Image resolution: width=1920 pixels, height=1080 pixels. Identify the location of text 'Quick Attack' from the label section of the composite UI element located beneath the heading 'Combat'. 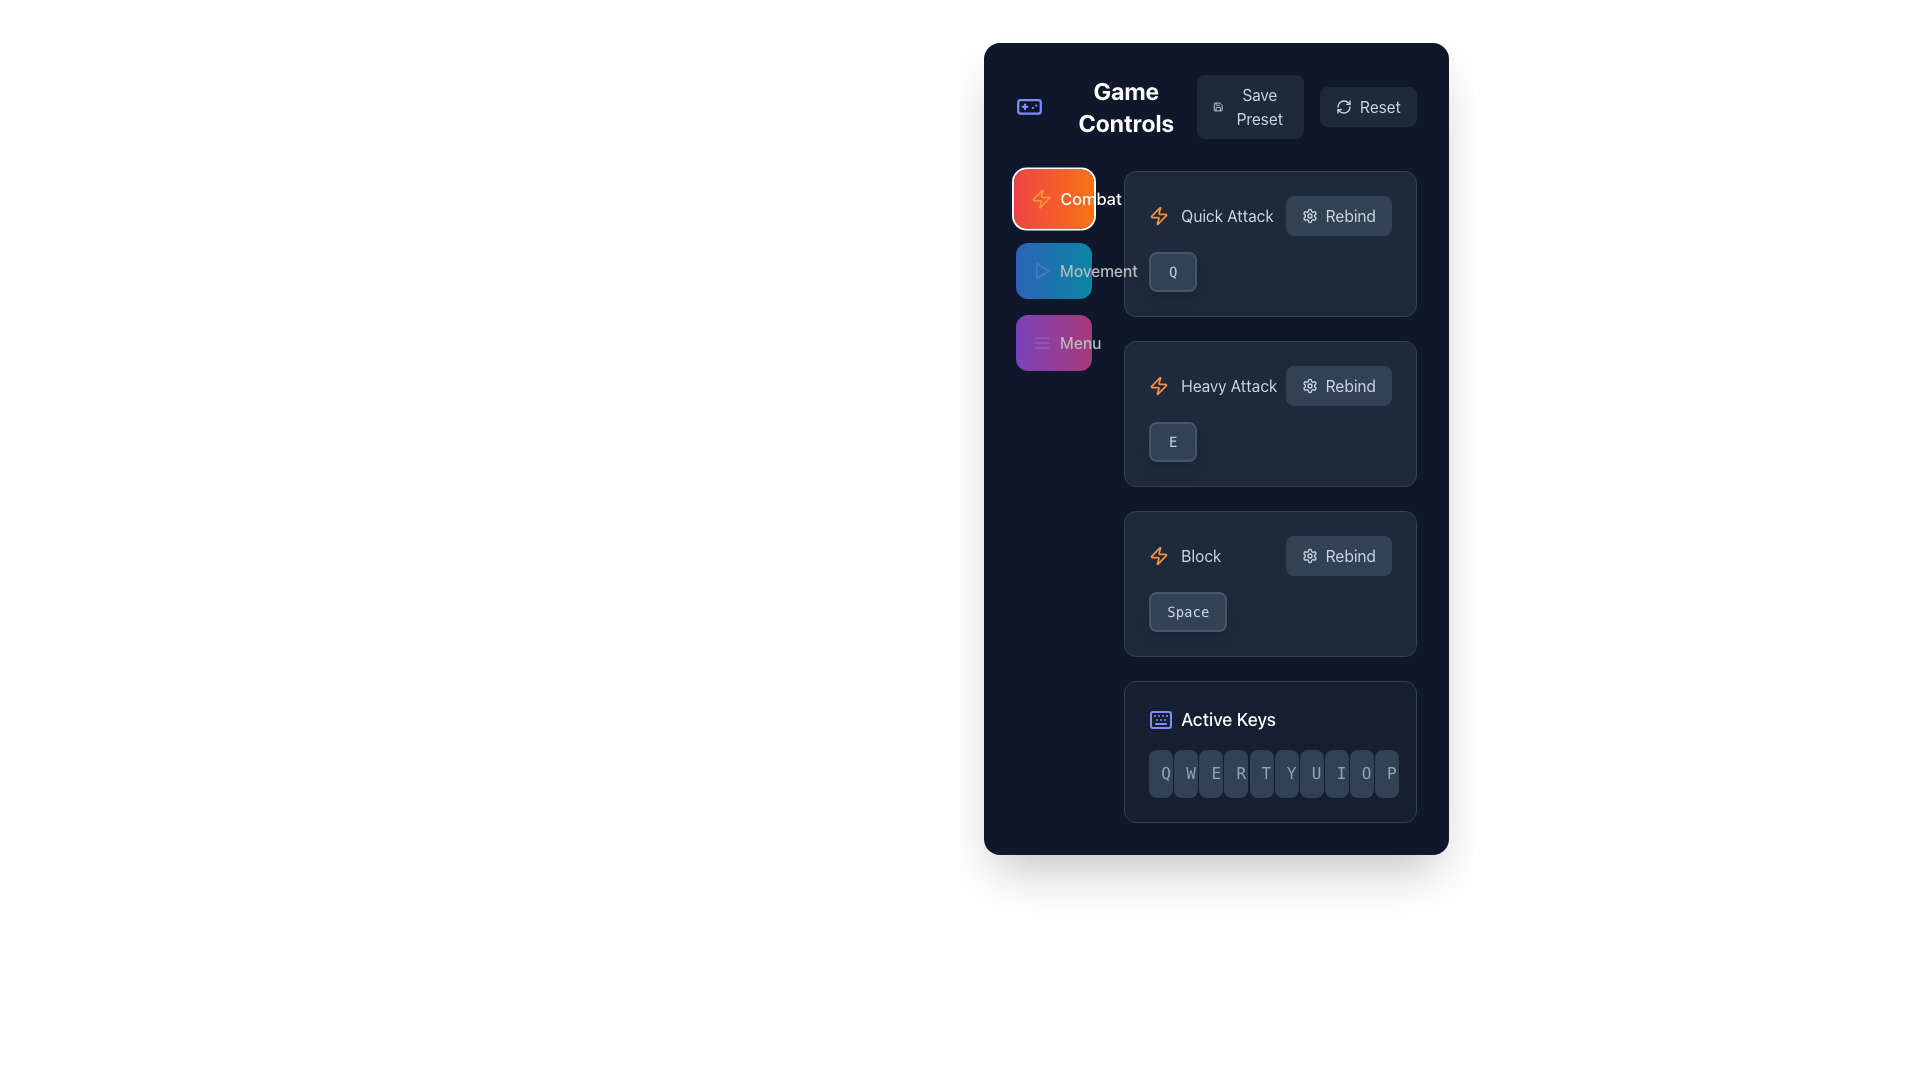
(1269, 216).